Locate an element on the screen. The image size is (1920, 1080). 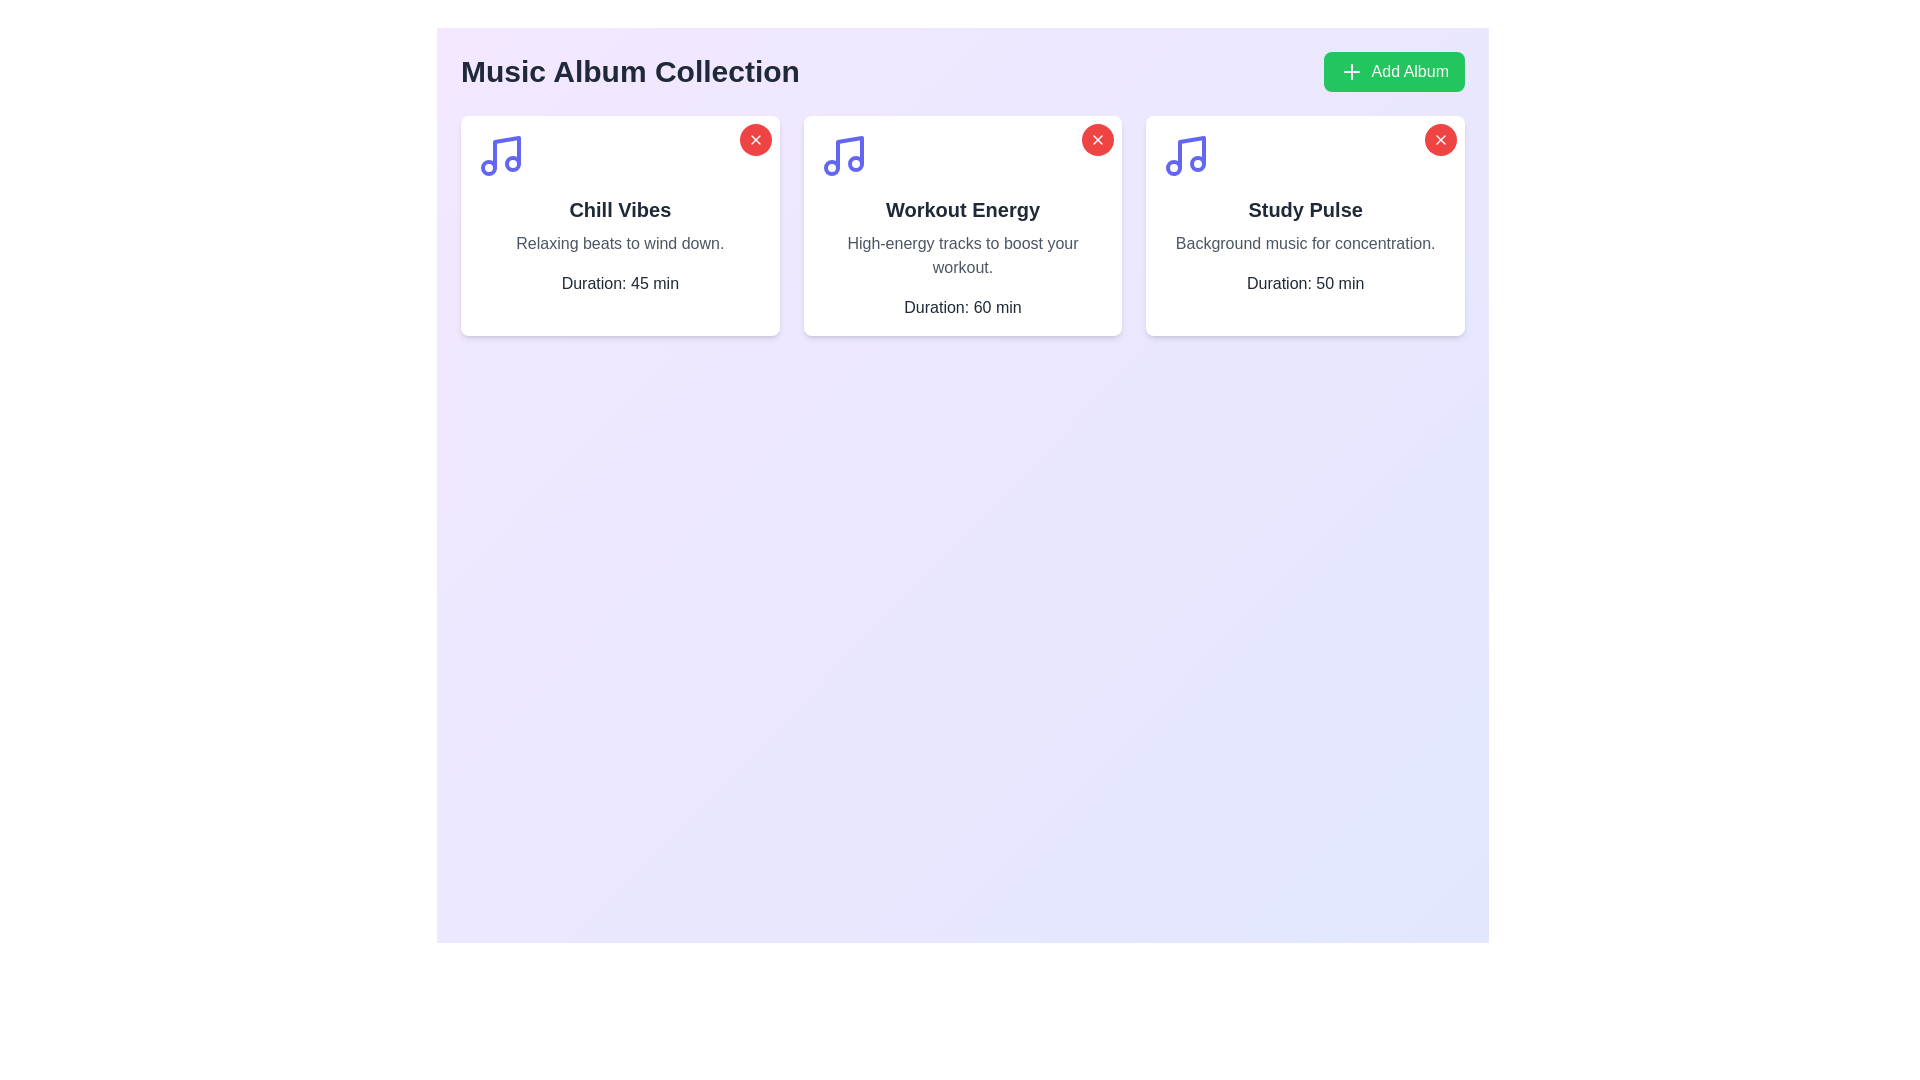
the grid layout surrounding the 'Workout Energy' album information card, which is the second card in a row of three within the grid structure is located at coordinates (963, 225).